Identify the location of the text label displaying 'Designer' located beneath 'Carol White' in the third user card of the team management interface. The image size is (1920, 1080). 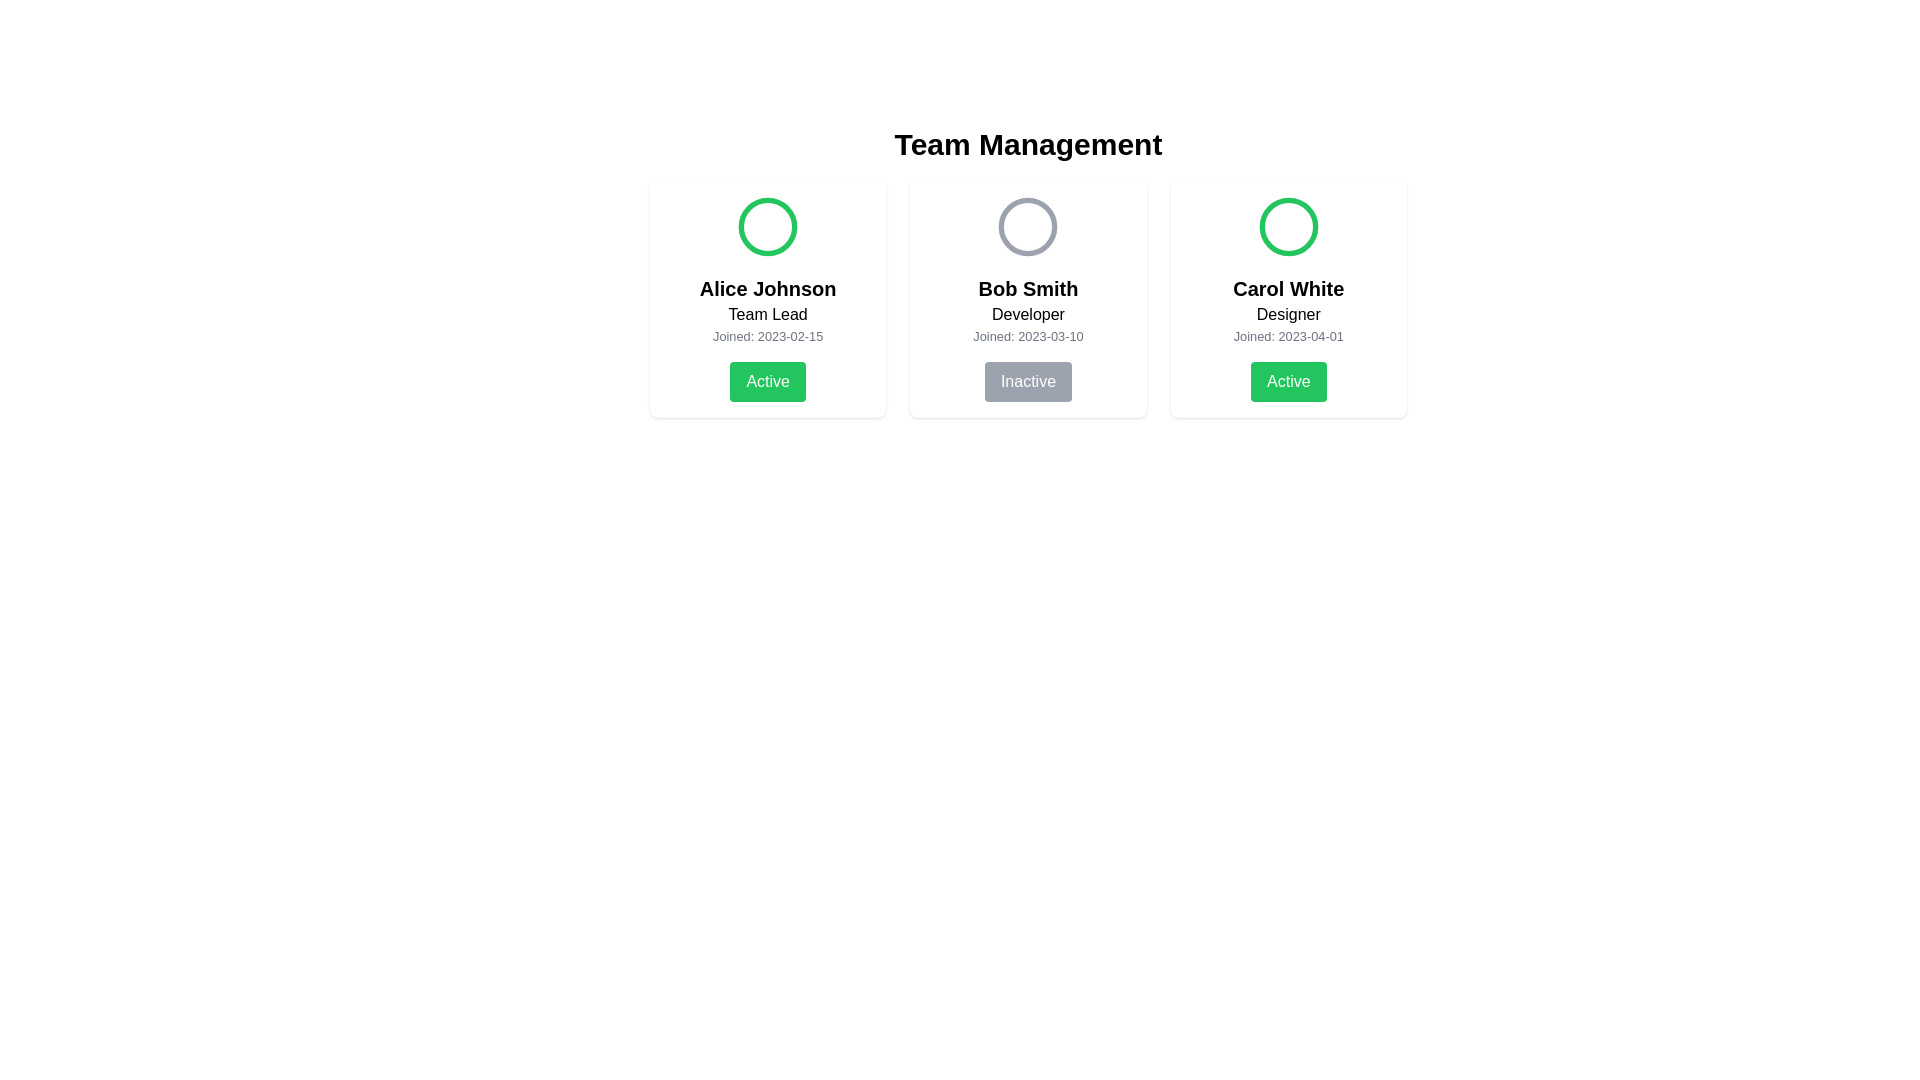
(1288, 315).